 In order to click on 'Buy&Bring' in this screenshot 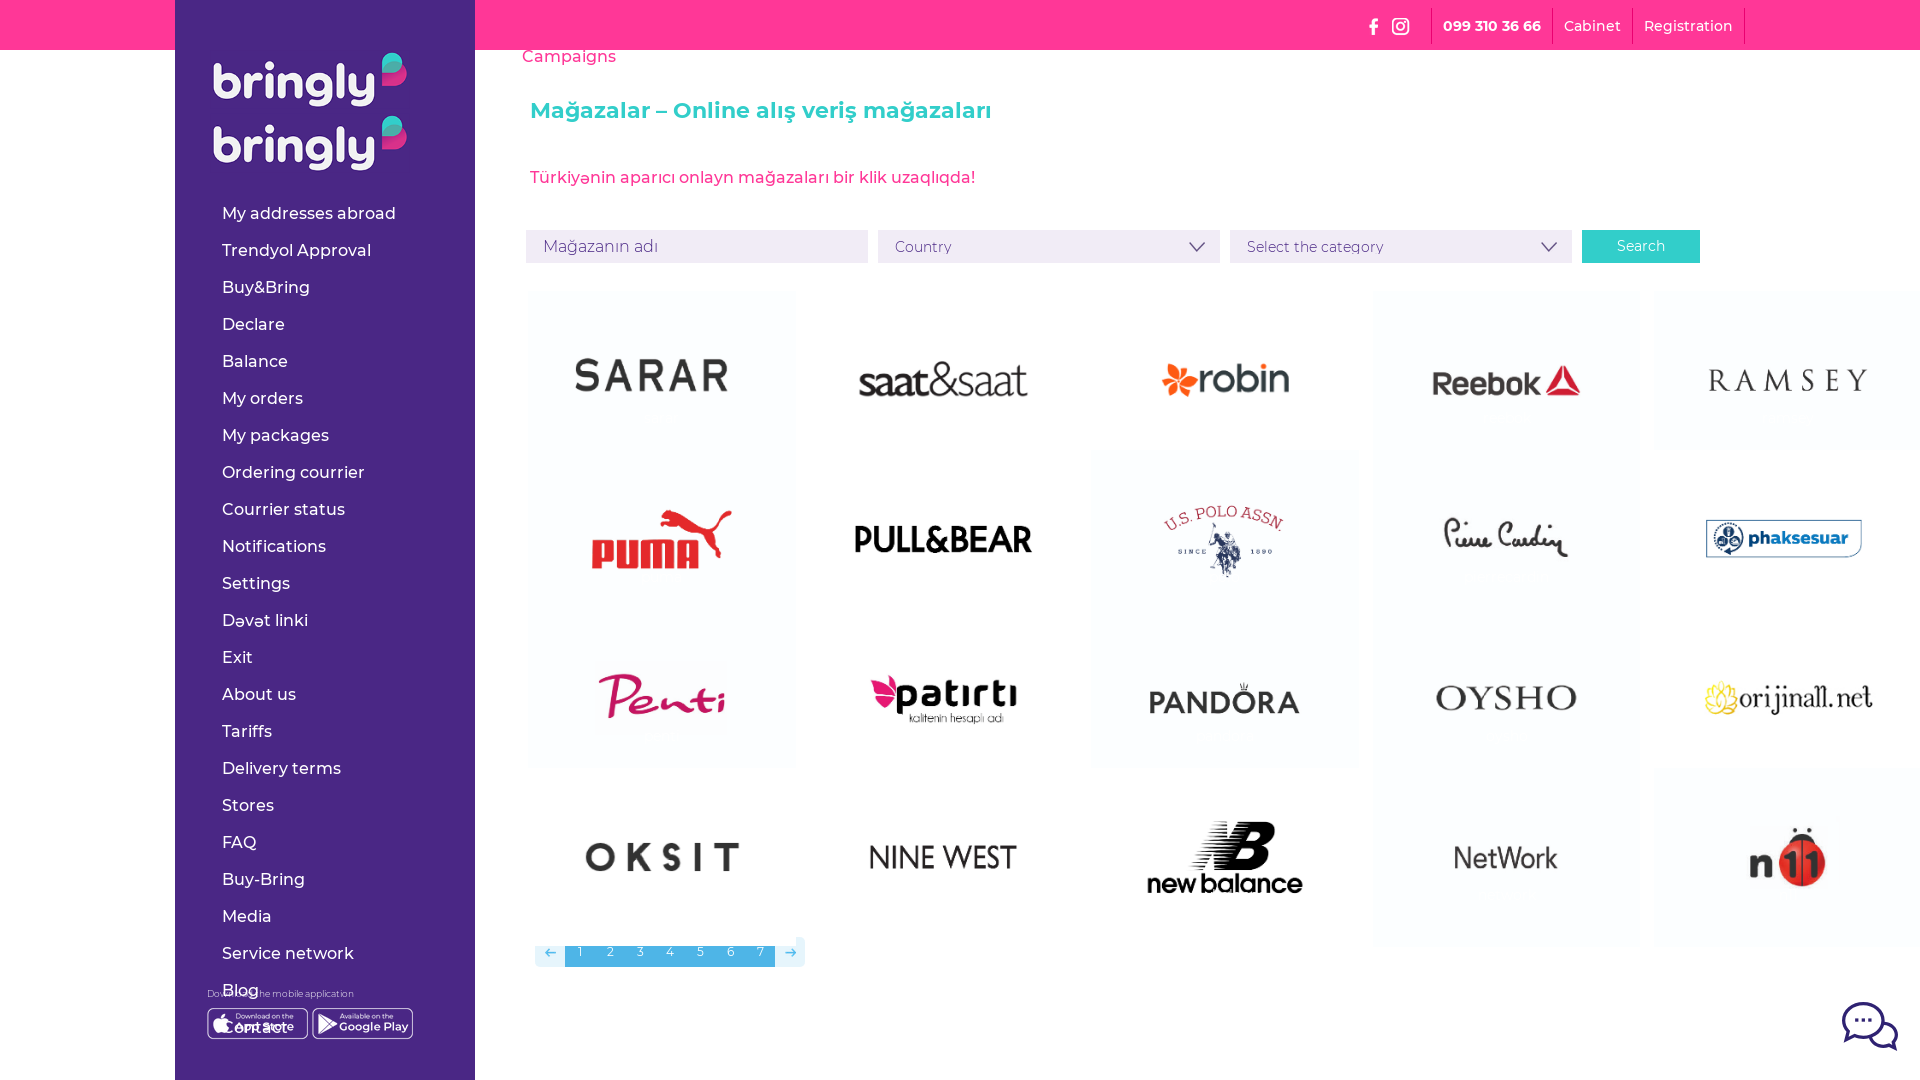, I will do `click(264, 287)`.